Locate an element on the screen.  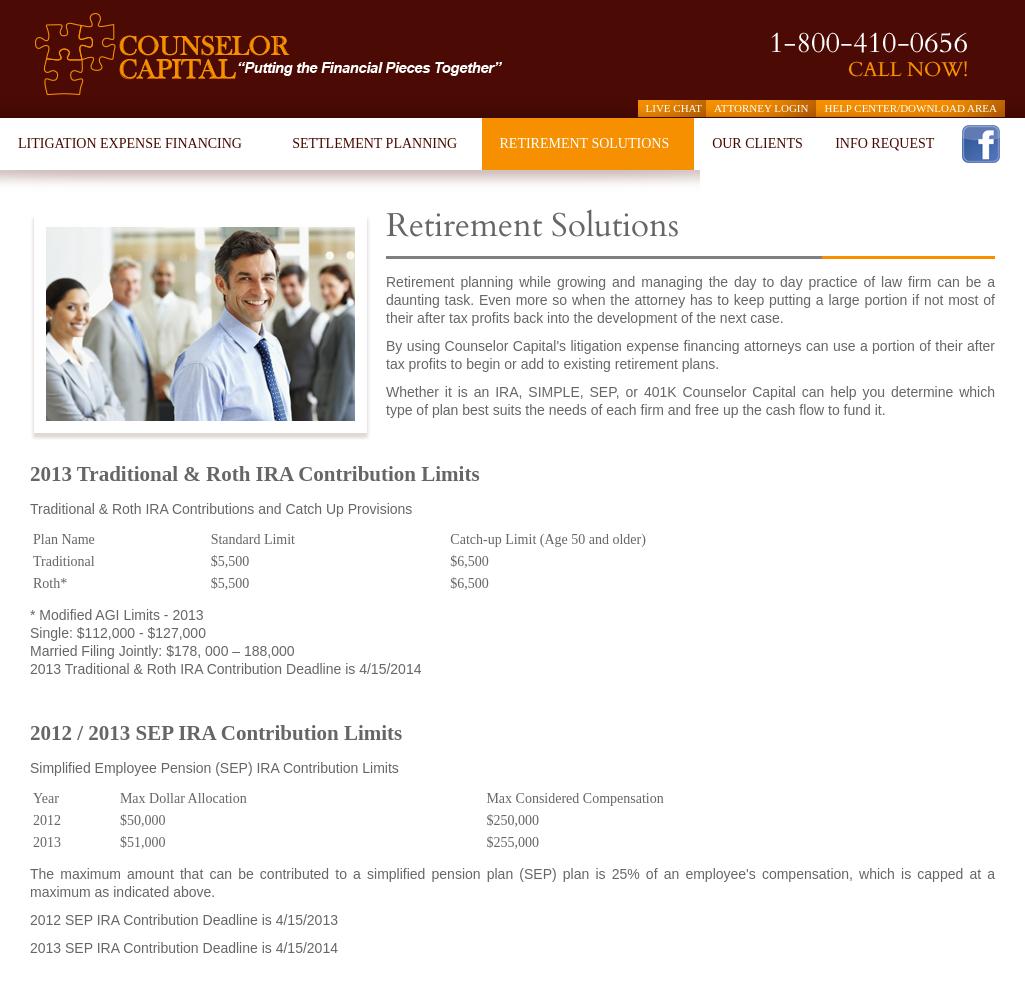
'Plan Name' is located at coordinates (33, 539).